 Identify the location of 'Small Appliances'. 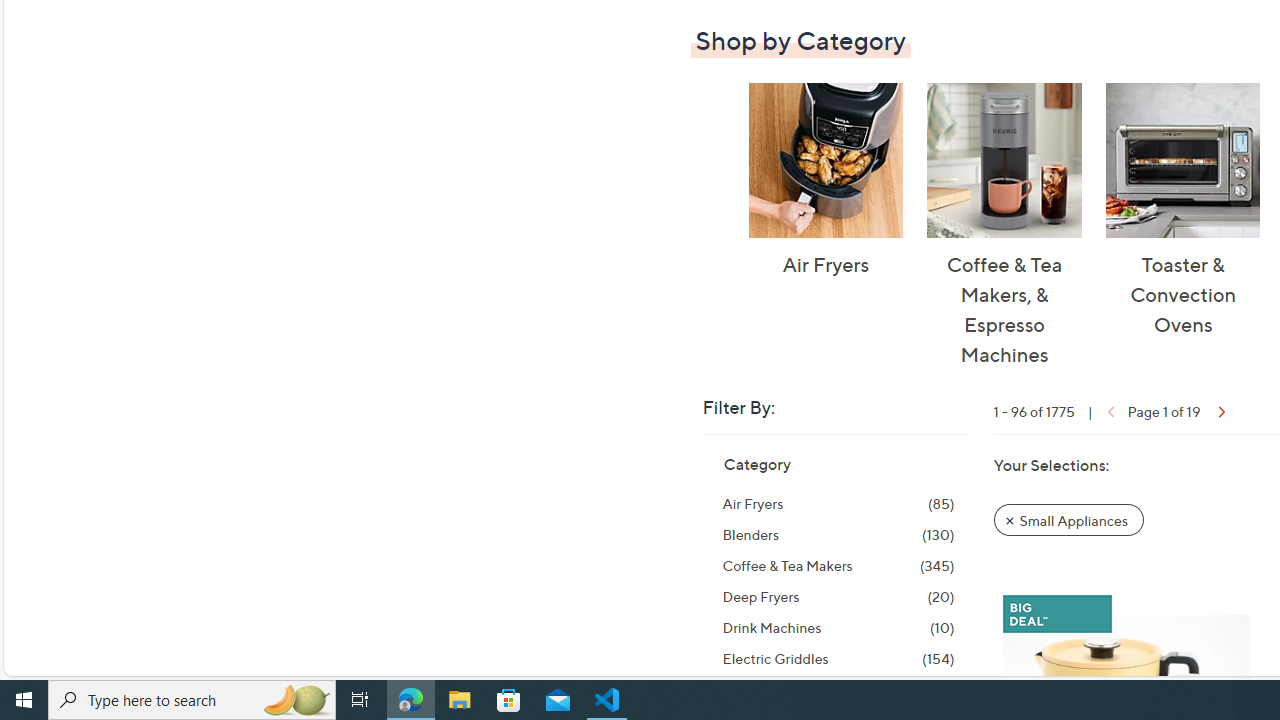
(1068, 518).